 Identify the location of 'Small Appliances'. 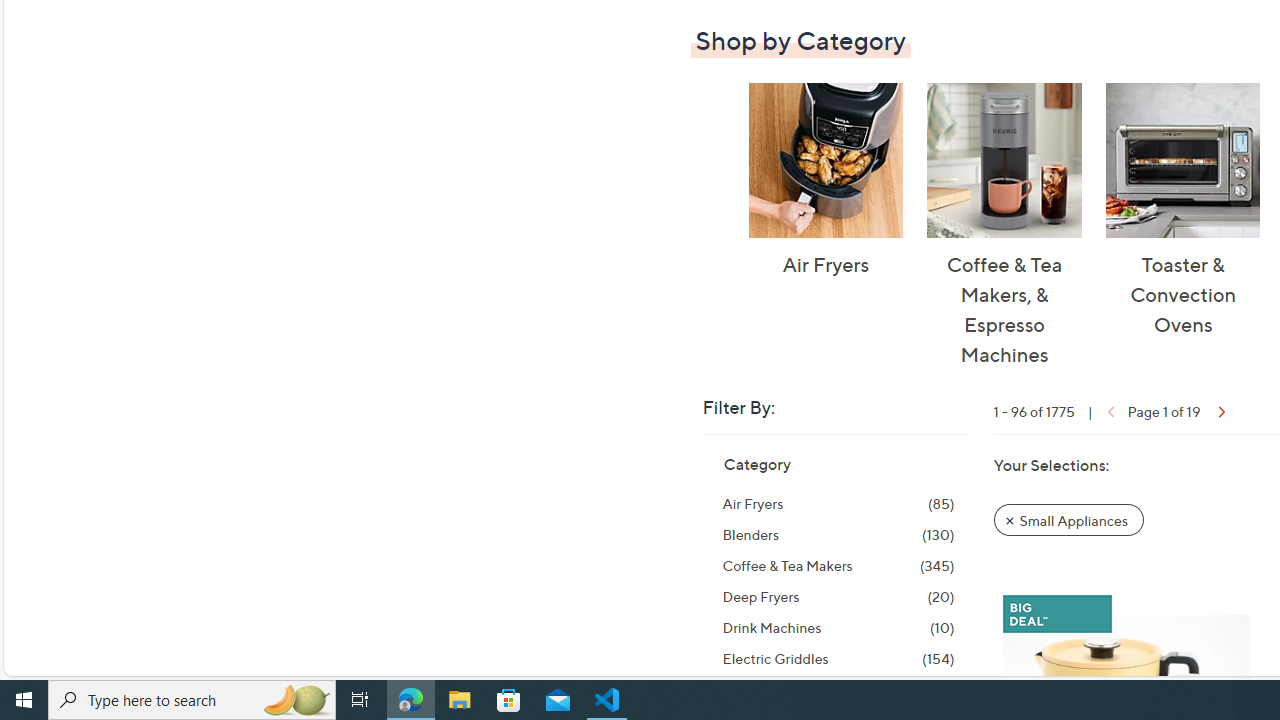
(1068, 518).